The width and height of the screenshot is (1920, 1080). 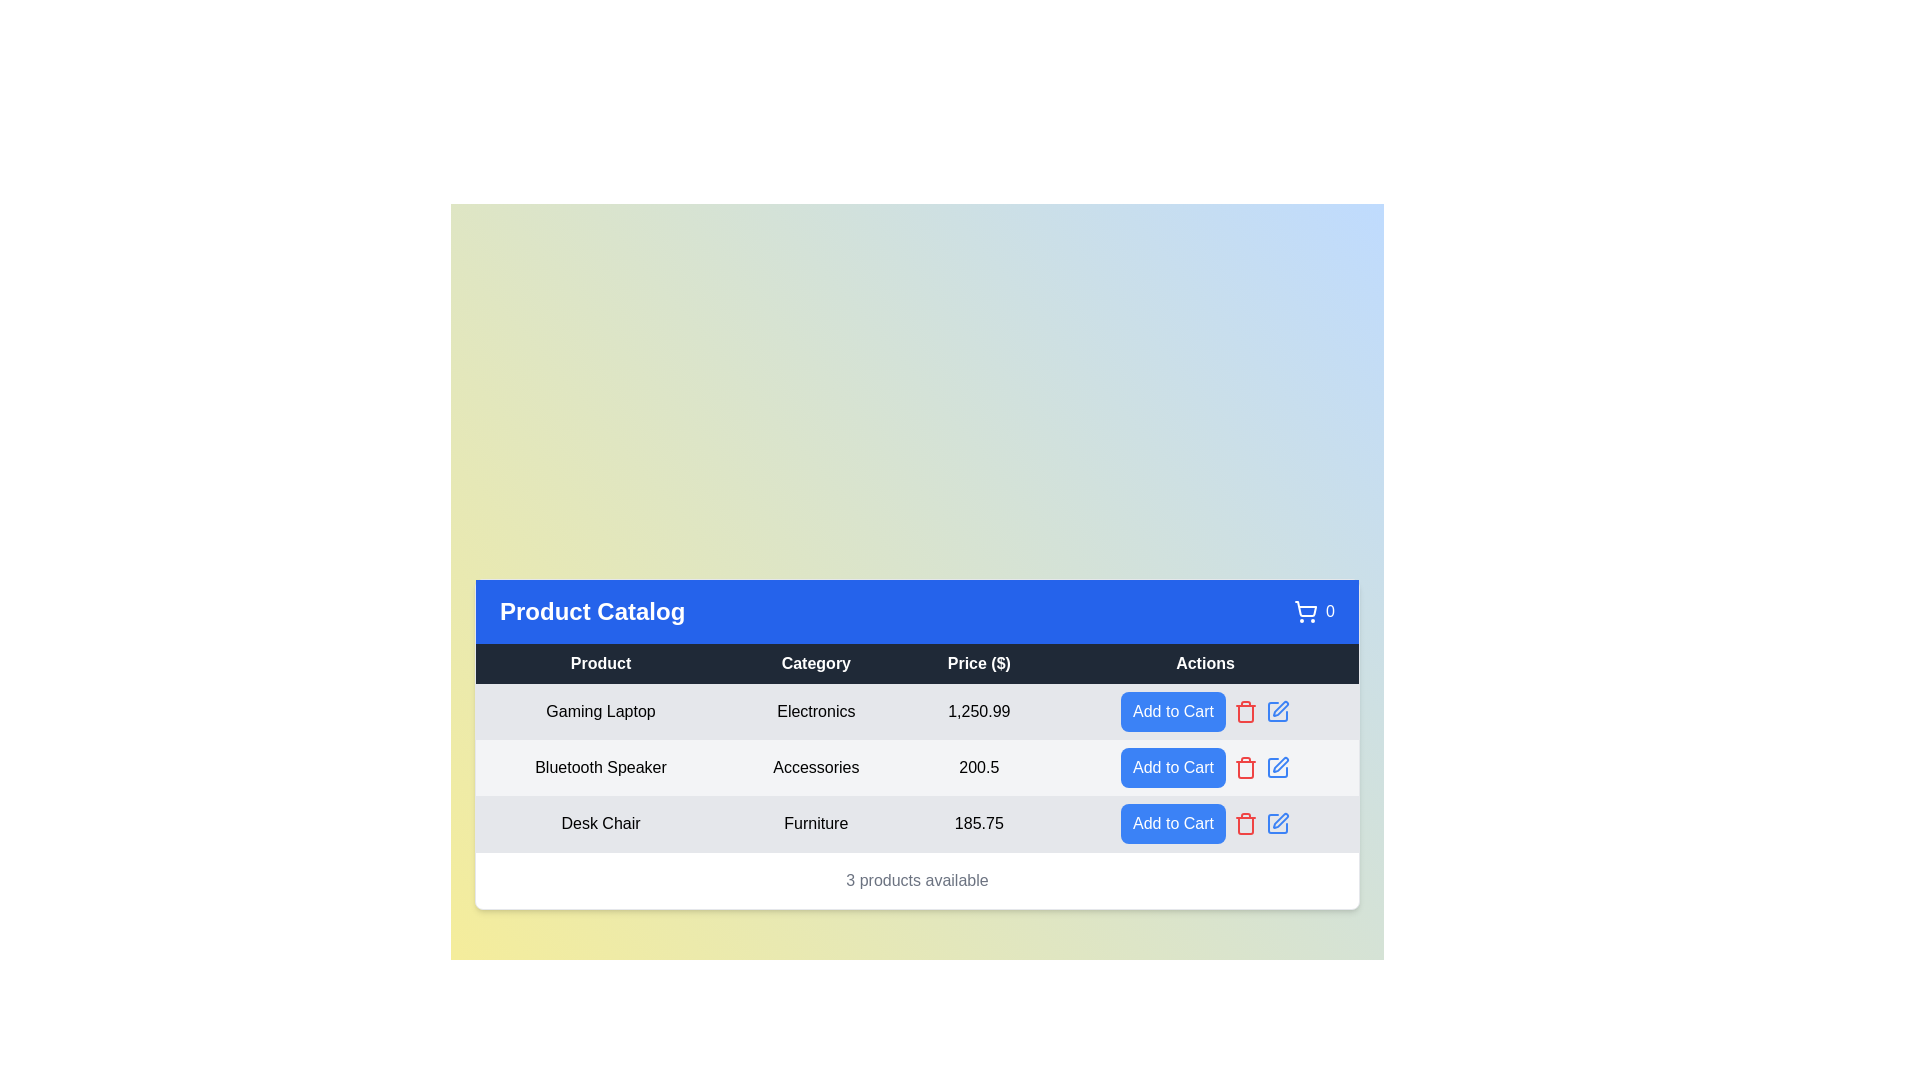 I want to click on the 'Desk Chair' text label located in the third row of the product table under the 'Product' column, so click(x=599, y=823).